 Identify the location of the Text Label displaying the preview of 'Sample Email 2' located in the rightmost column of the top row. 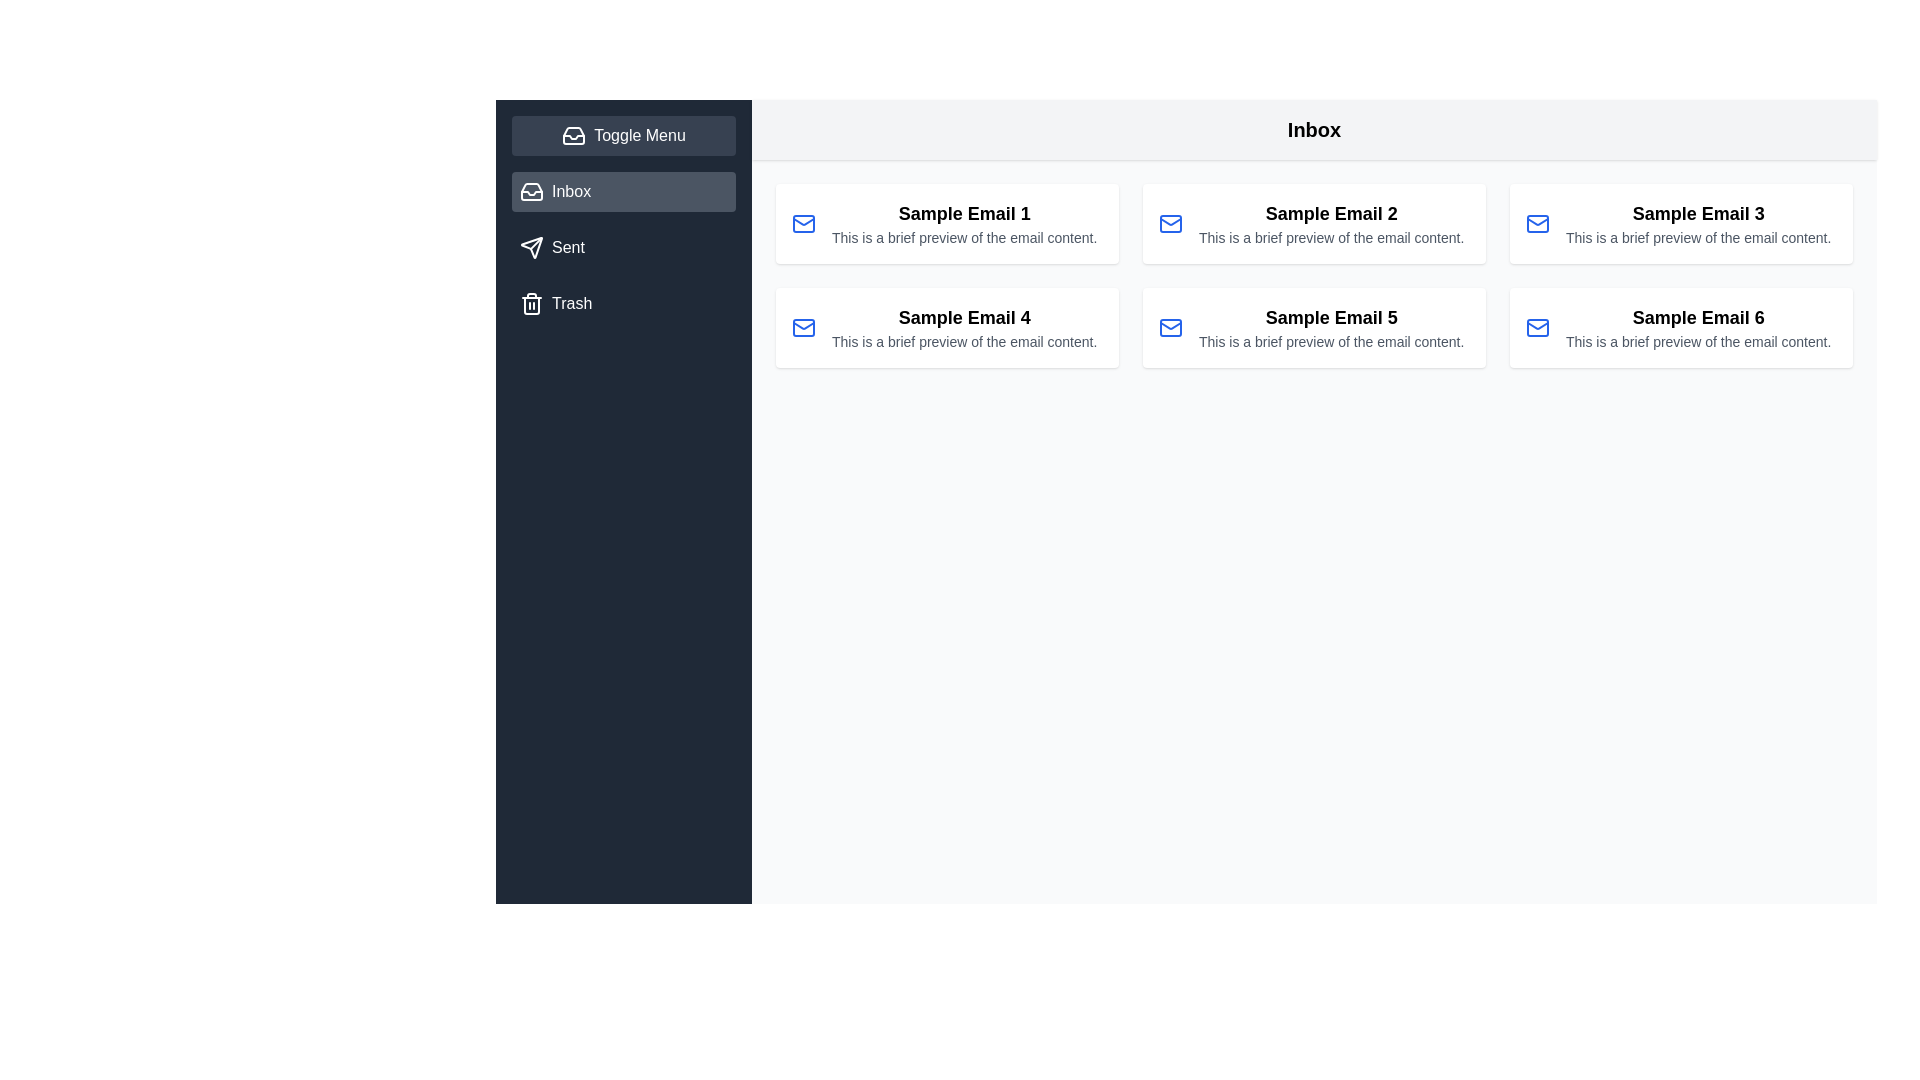
(1331, 237).